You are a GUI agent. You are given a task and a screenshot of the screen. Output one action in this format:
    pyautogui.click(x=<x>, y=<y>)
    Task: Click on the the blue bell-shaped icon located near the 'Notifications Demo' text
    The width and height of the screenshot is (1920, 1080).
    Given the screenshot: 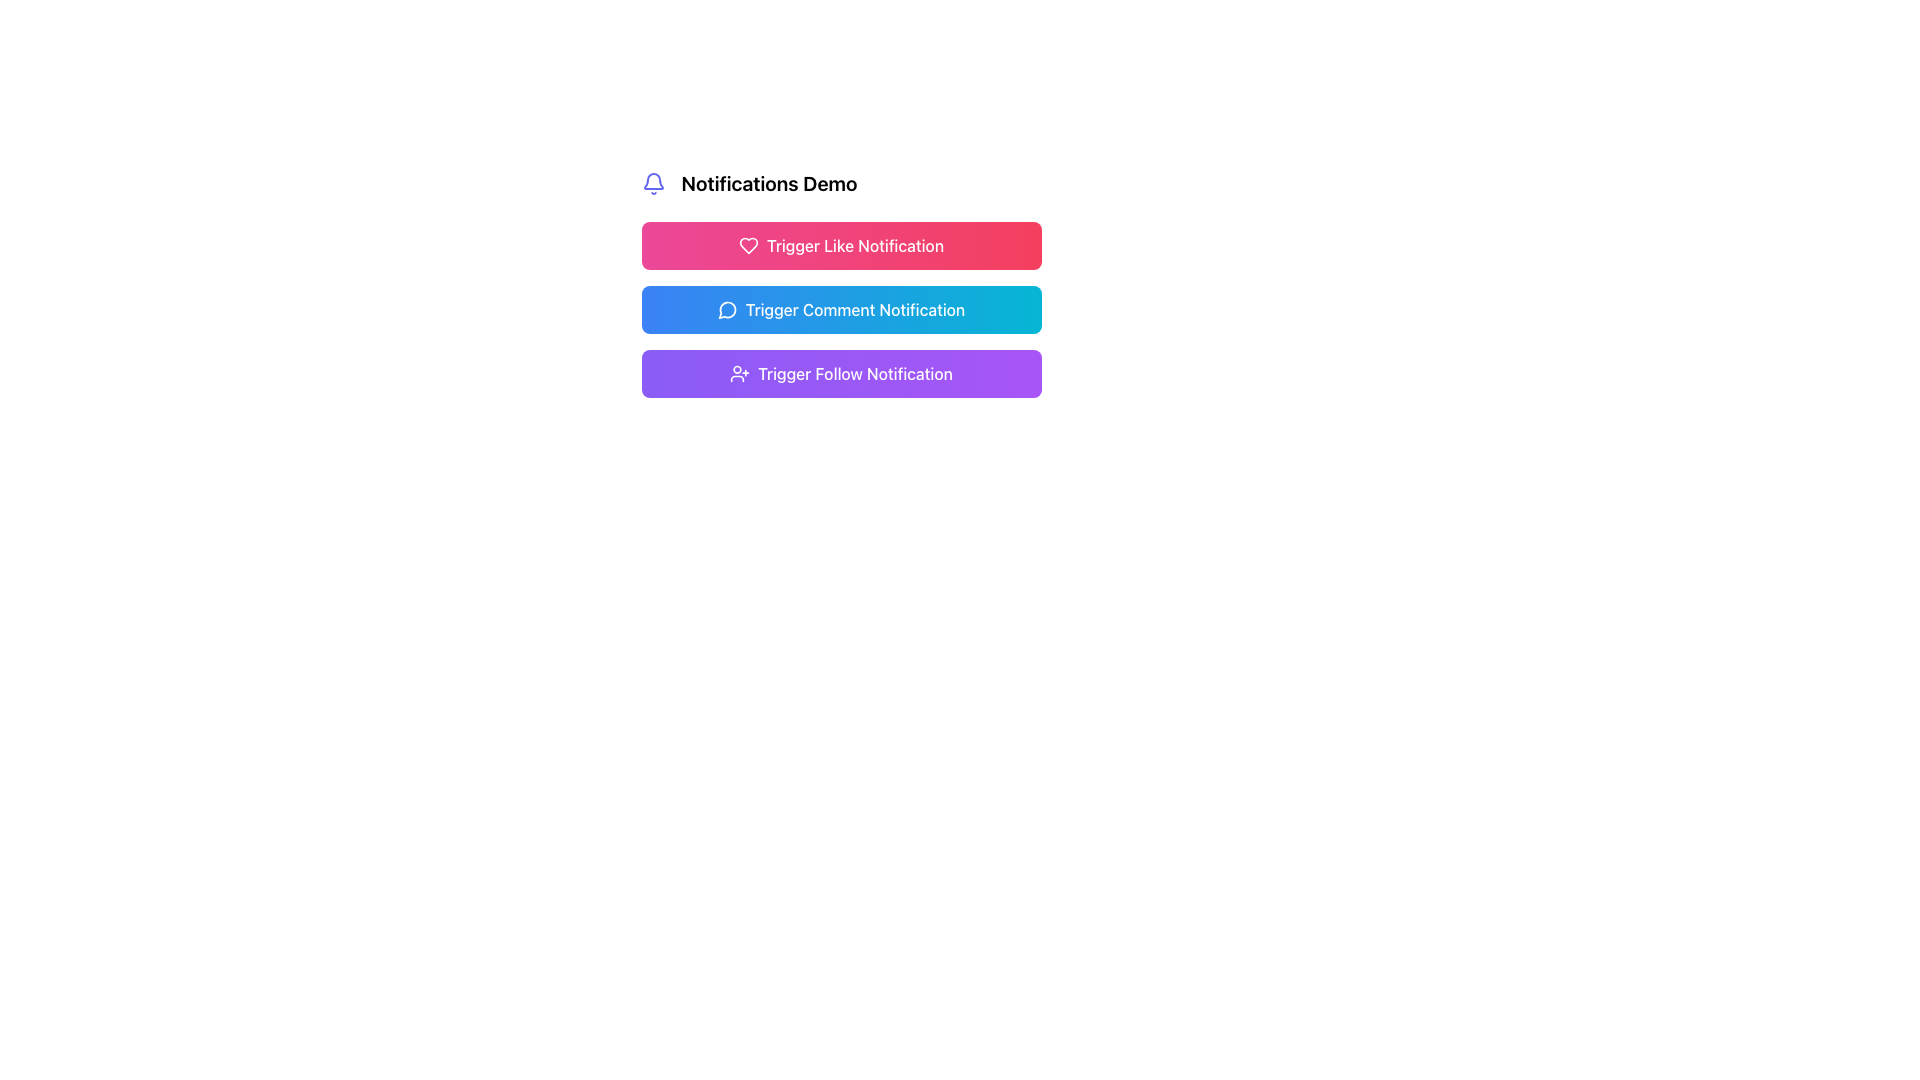 What is the action you would take?
    pyautogui.click(x=653, y=184)
    